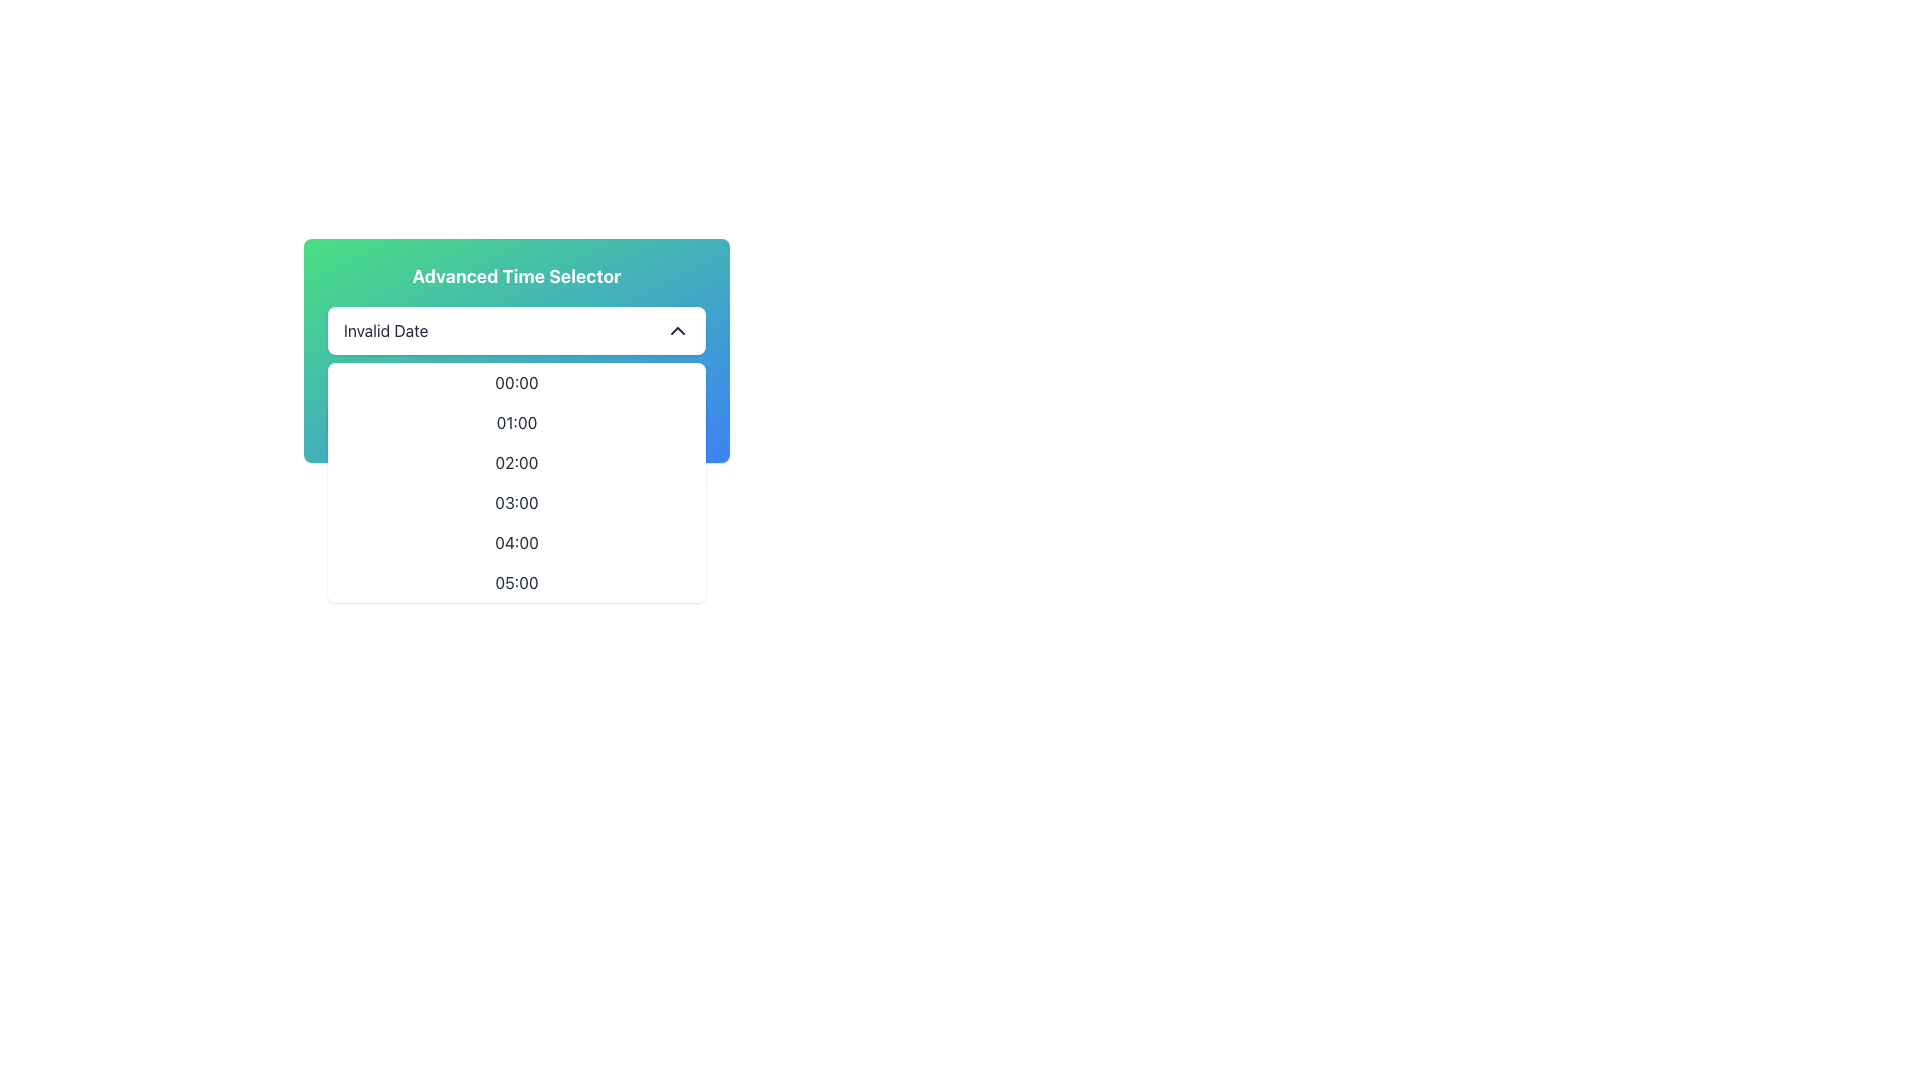 This screenshot has height=1080, width=1920. Describe the element at coordinates (517, 418) in the screenshot. I see `the rectangular button with a white background and grey text ('12:00')` at that location.